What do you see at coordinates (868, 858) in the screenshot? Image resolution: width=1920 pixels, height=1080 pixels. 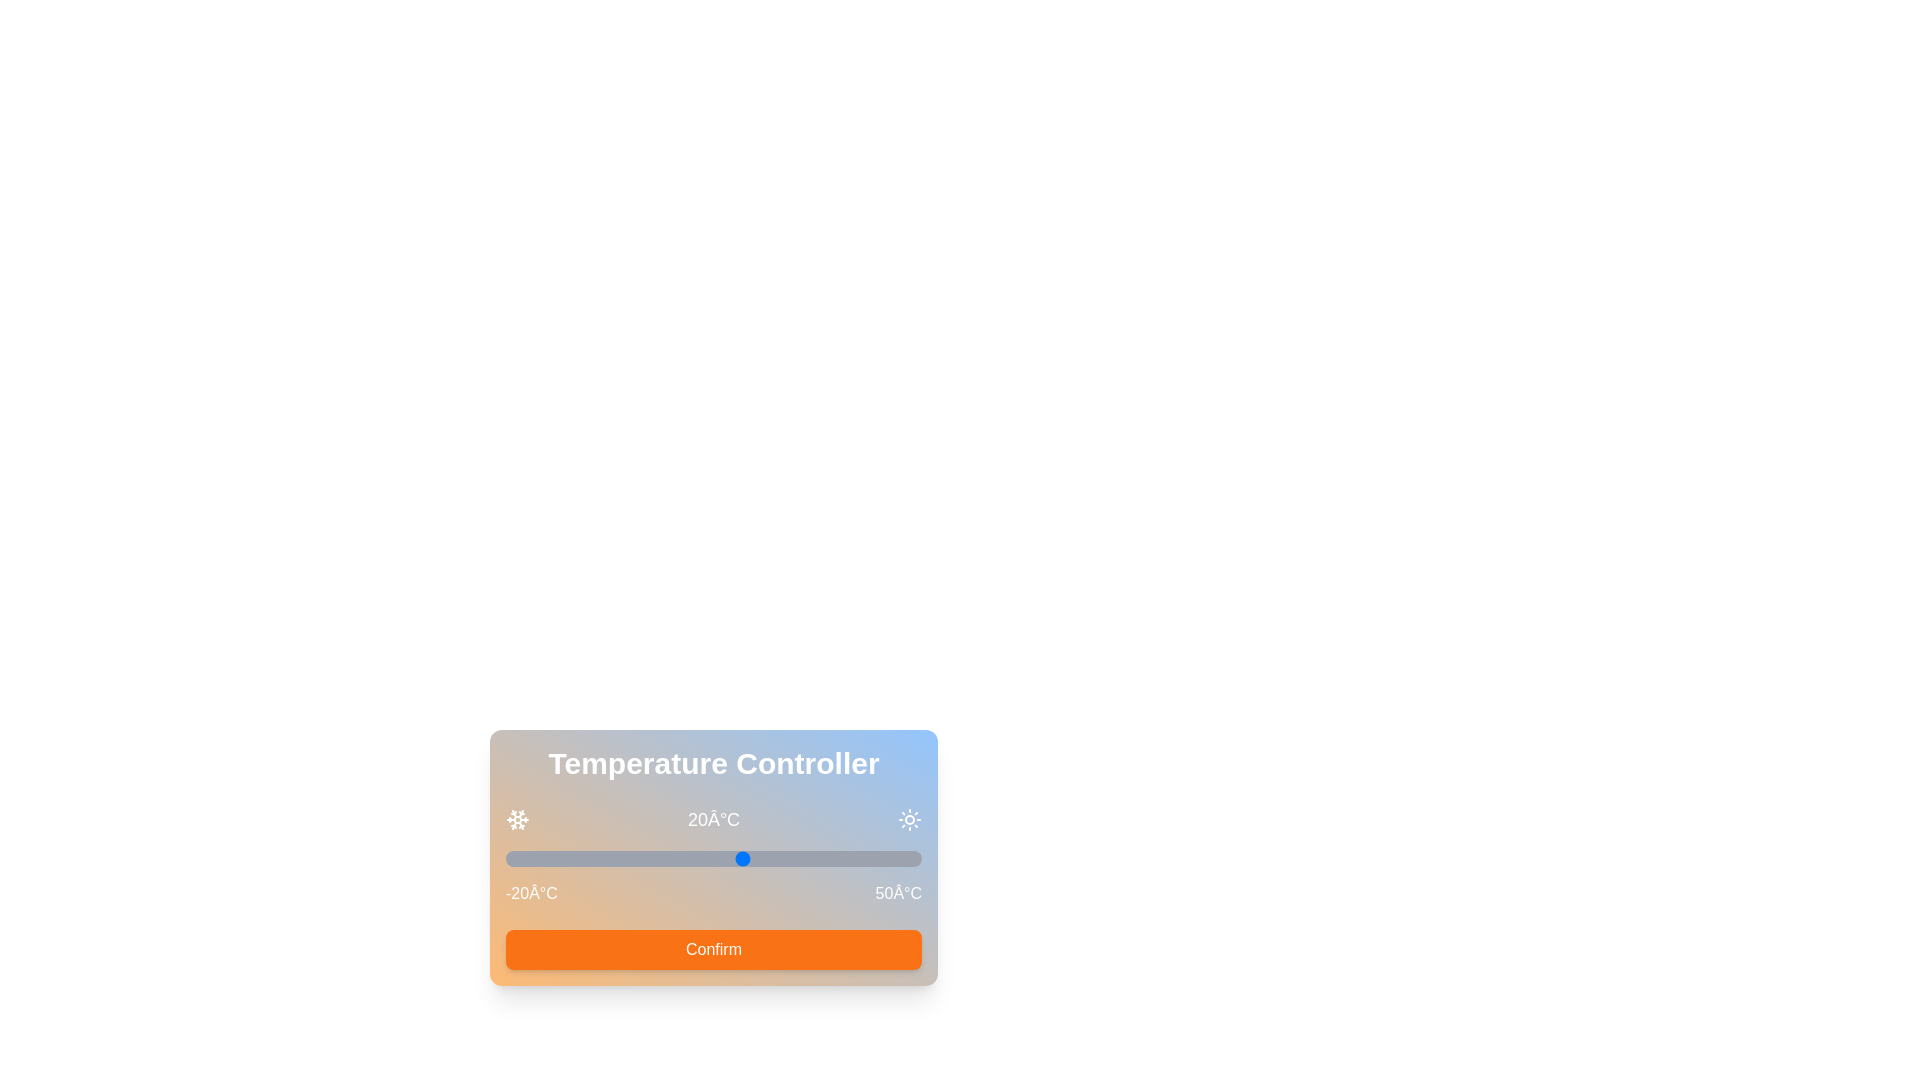 I see `the temperature slider to 41°C` at bounding box center [868, 858].